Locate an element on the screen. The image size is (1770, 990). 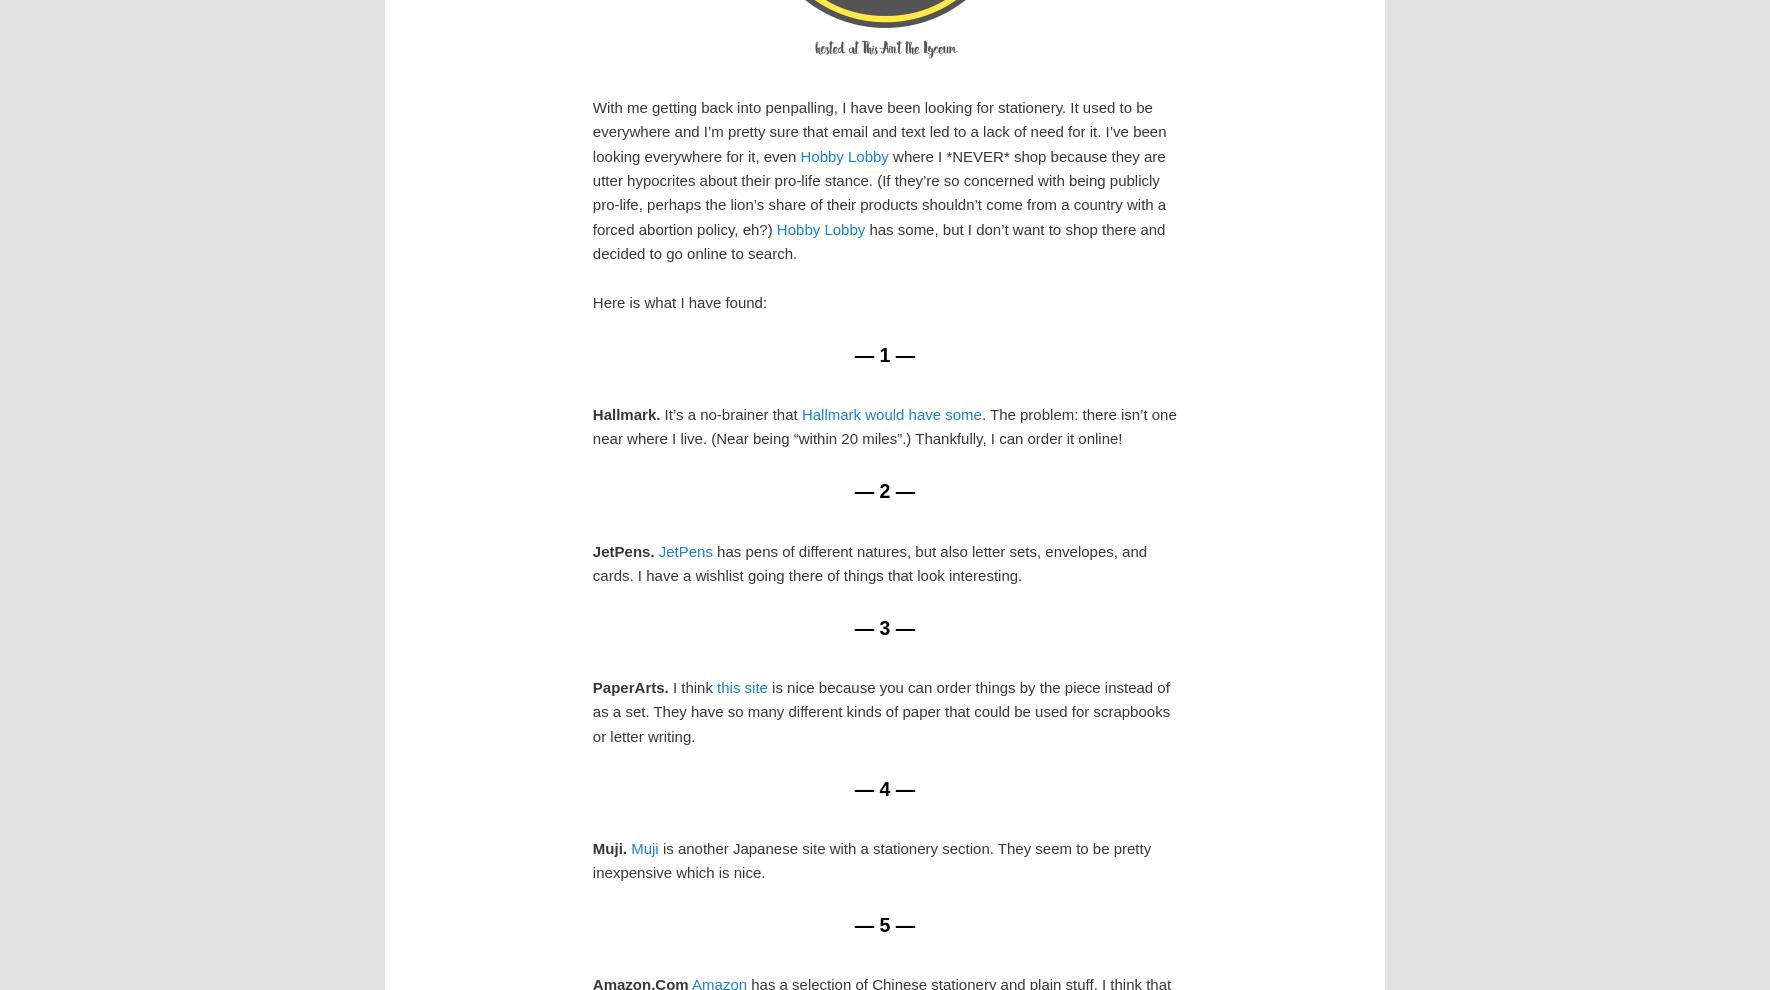
'is another Japanese site with a stationery section. They seem to be pretty inexpensive which is nice.' is located at coordinates (871, 860).